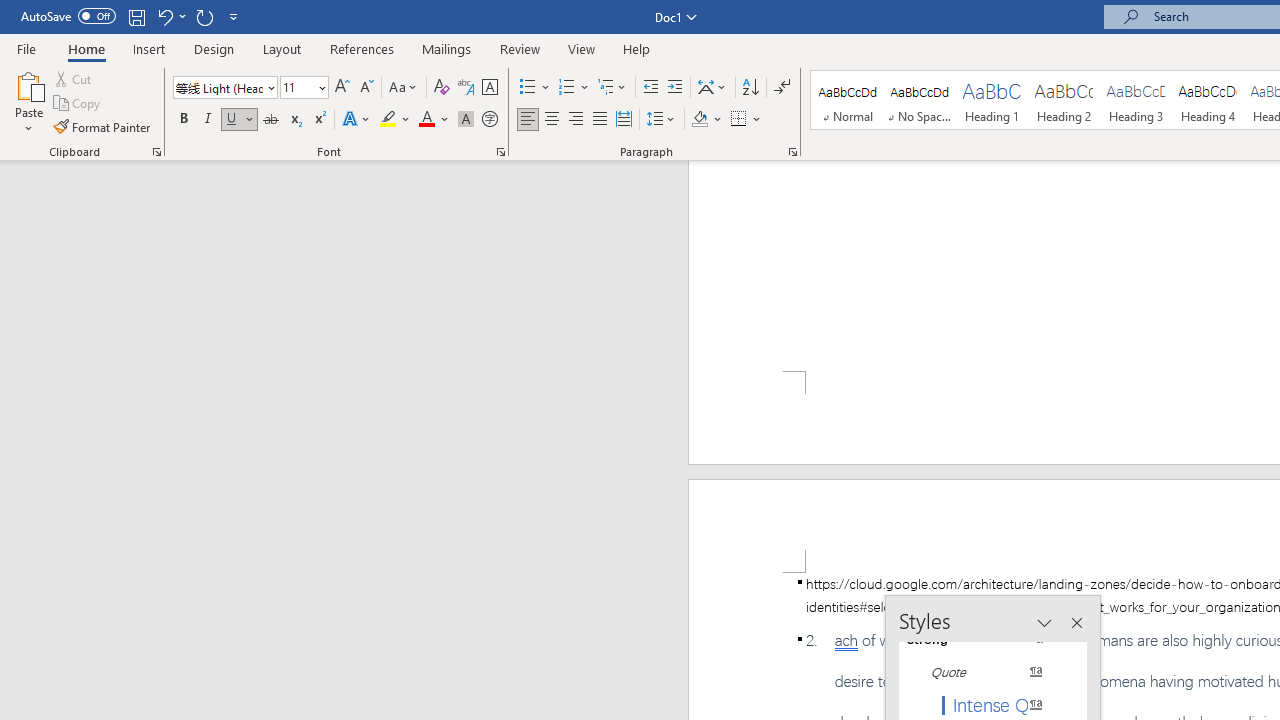  Describe the element at coordinates (1136, 100) in the screenshot. I see `'Heading 3'` at that location.